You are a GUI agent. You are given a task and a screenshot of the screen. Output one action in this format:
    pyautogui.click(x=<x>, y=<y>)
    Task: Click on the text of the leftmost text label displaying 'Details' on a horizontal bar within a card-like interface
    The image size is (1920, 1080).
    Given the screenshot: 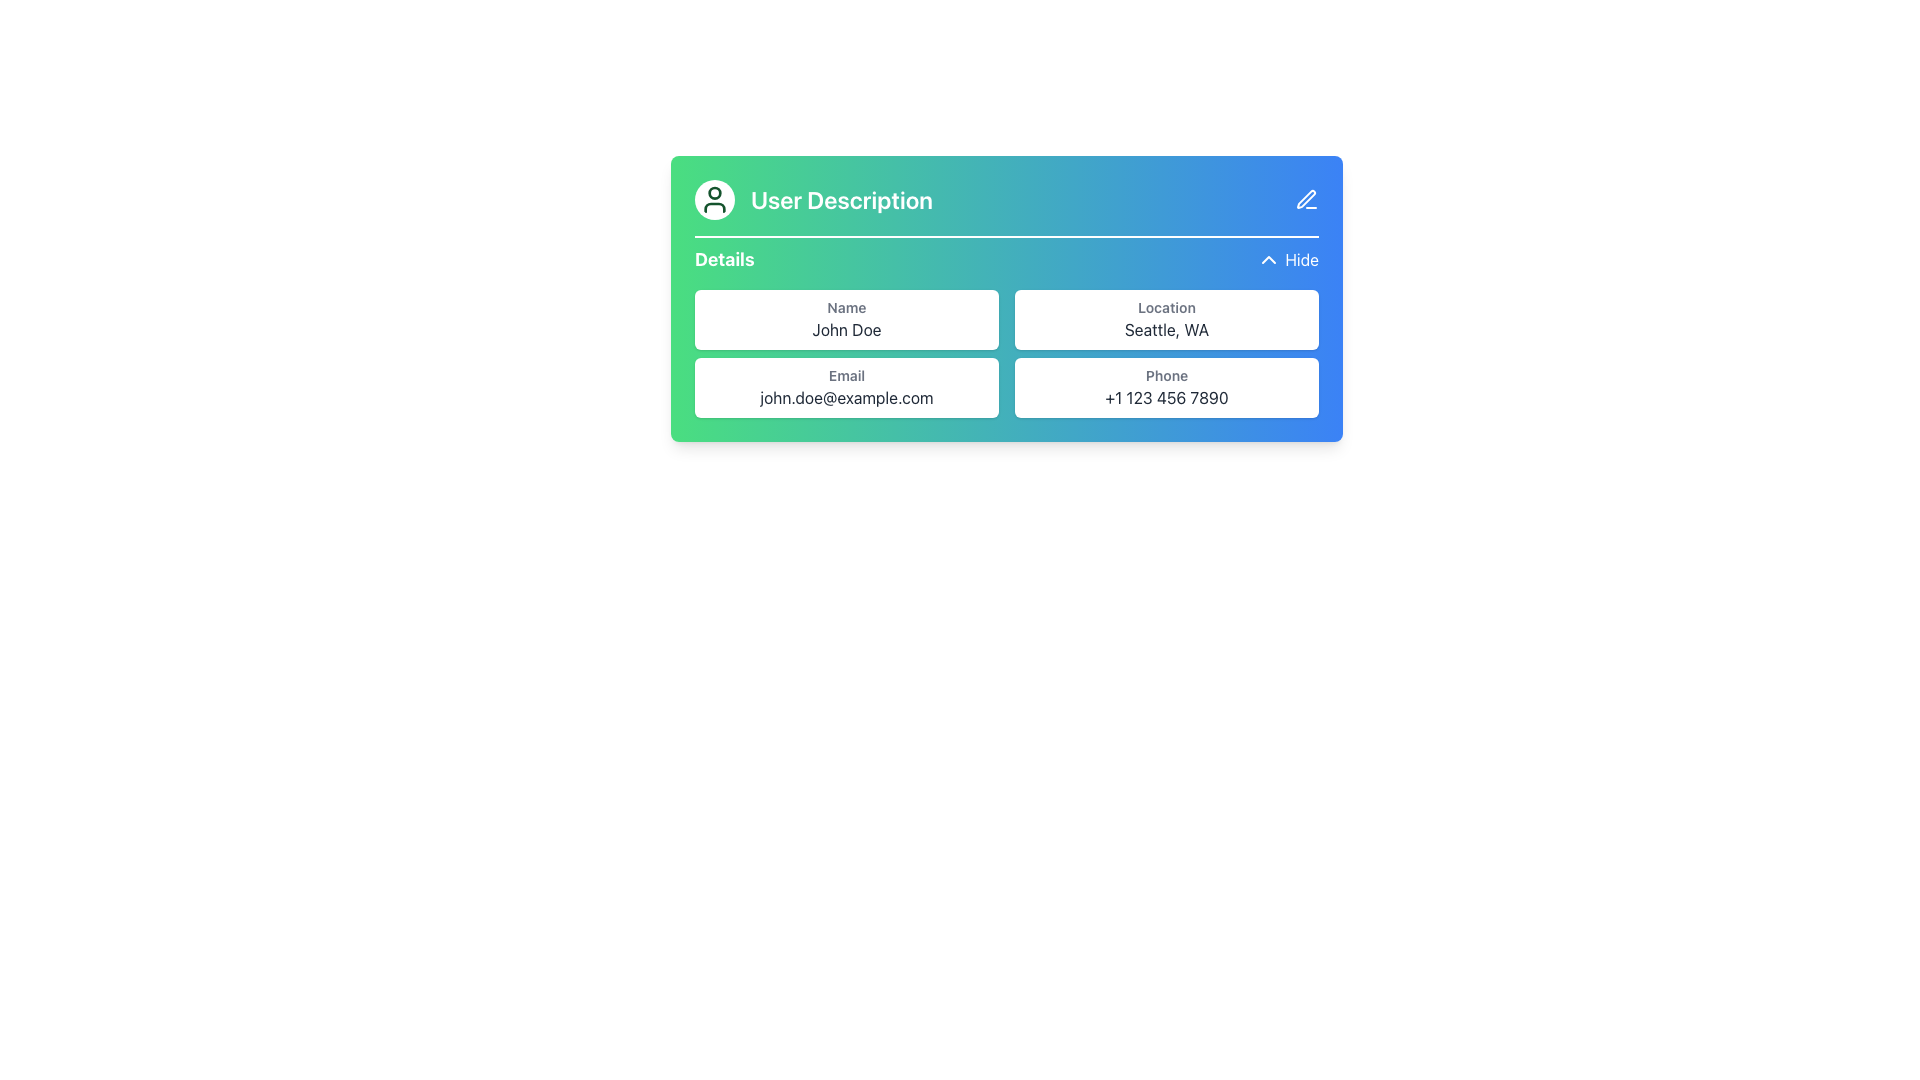 What is the action you would take?
    pyautogui.click(x=723, y=258)
    